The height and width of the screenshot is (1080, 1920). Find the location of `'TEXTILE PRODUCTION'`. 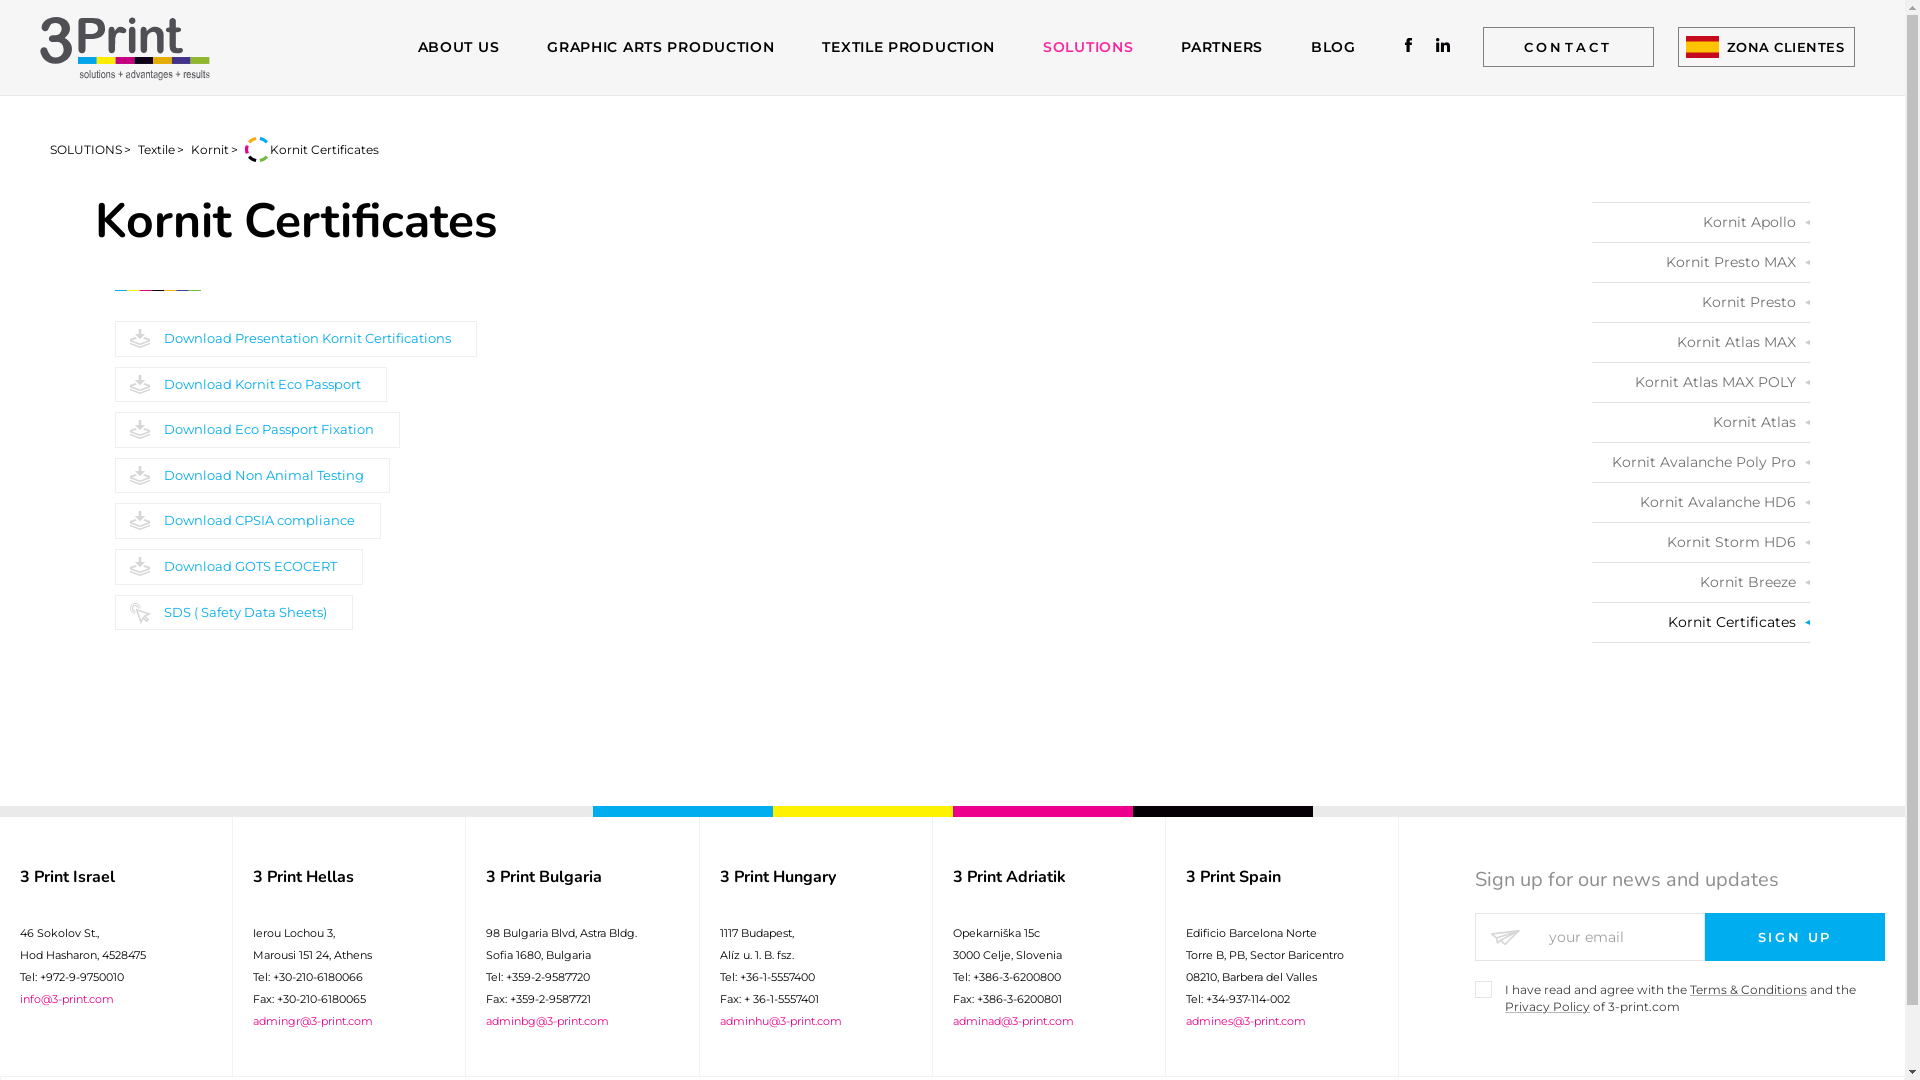

'TEXTILE PRODUCTION' is located at coordinates (907, 45).